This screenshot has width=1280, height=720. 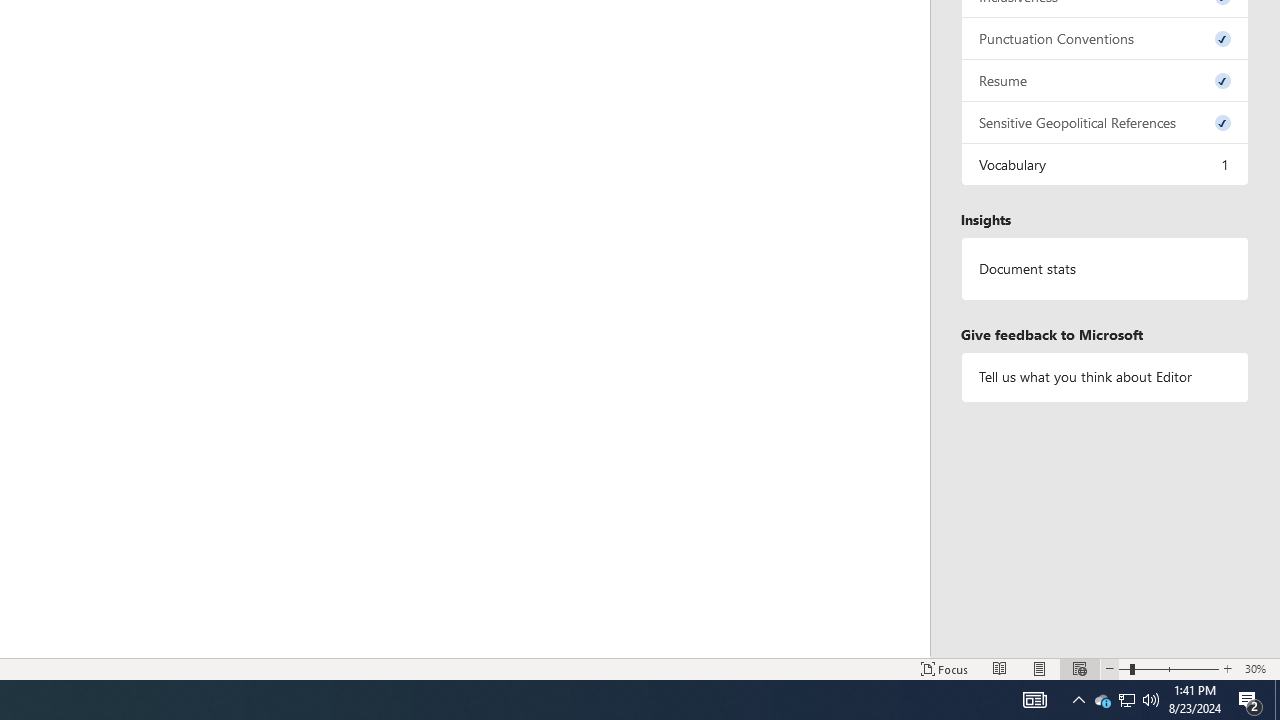 What do you see at coordinates (1168, 669) in the screenshot?
I see `'Zoom'` at bounding box center [1168, 669].